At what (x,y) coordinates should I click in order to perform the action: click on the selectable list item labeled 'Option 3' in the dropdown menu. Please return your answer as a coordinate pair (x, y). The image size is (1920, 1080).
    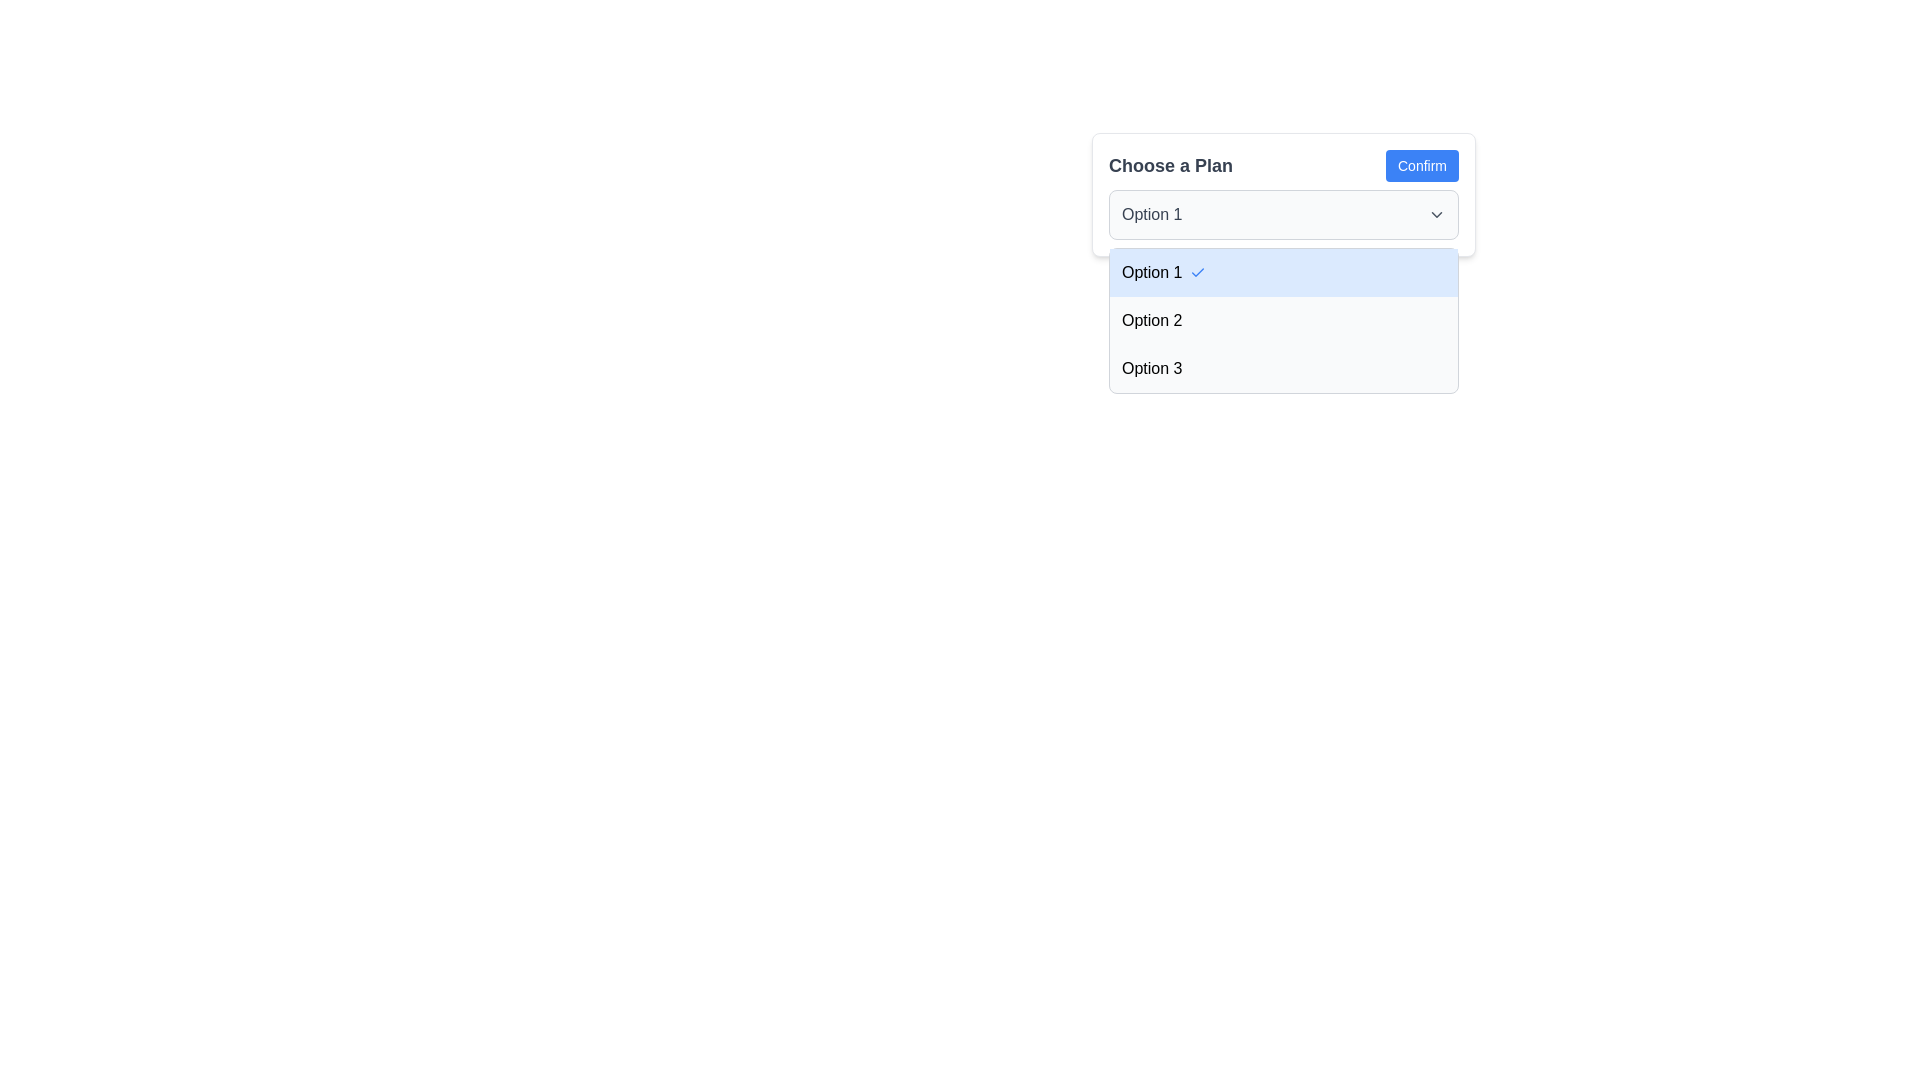
    Looking at the image, I should click on (1283, 369).